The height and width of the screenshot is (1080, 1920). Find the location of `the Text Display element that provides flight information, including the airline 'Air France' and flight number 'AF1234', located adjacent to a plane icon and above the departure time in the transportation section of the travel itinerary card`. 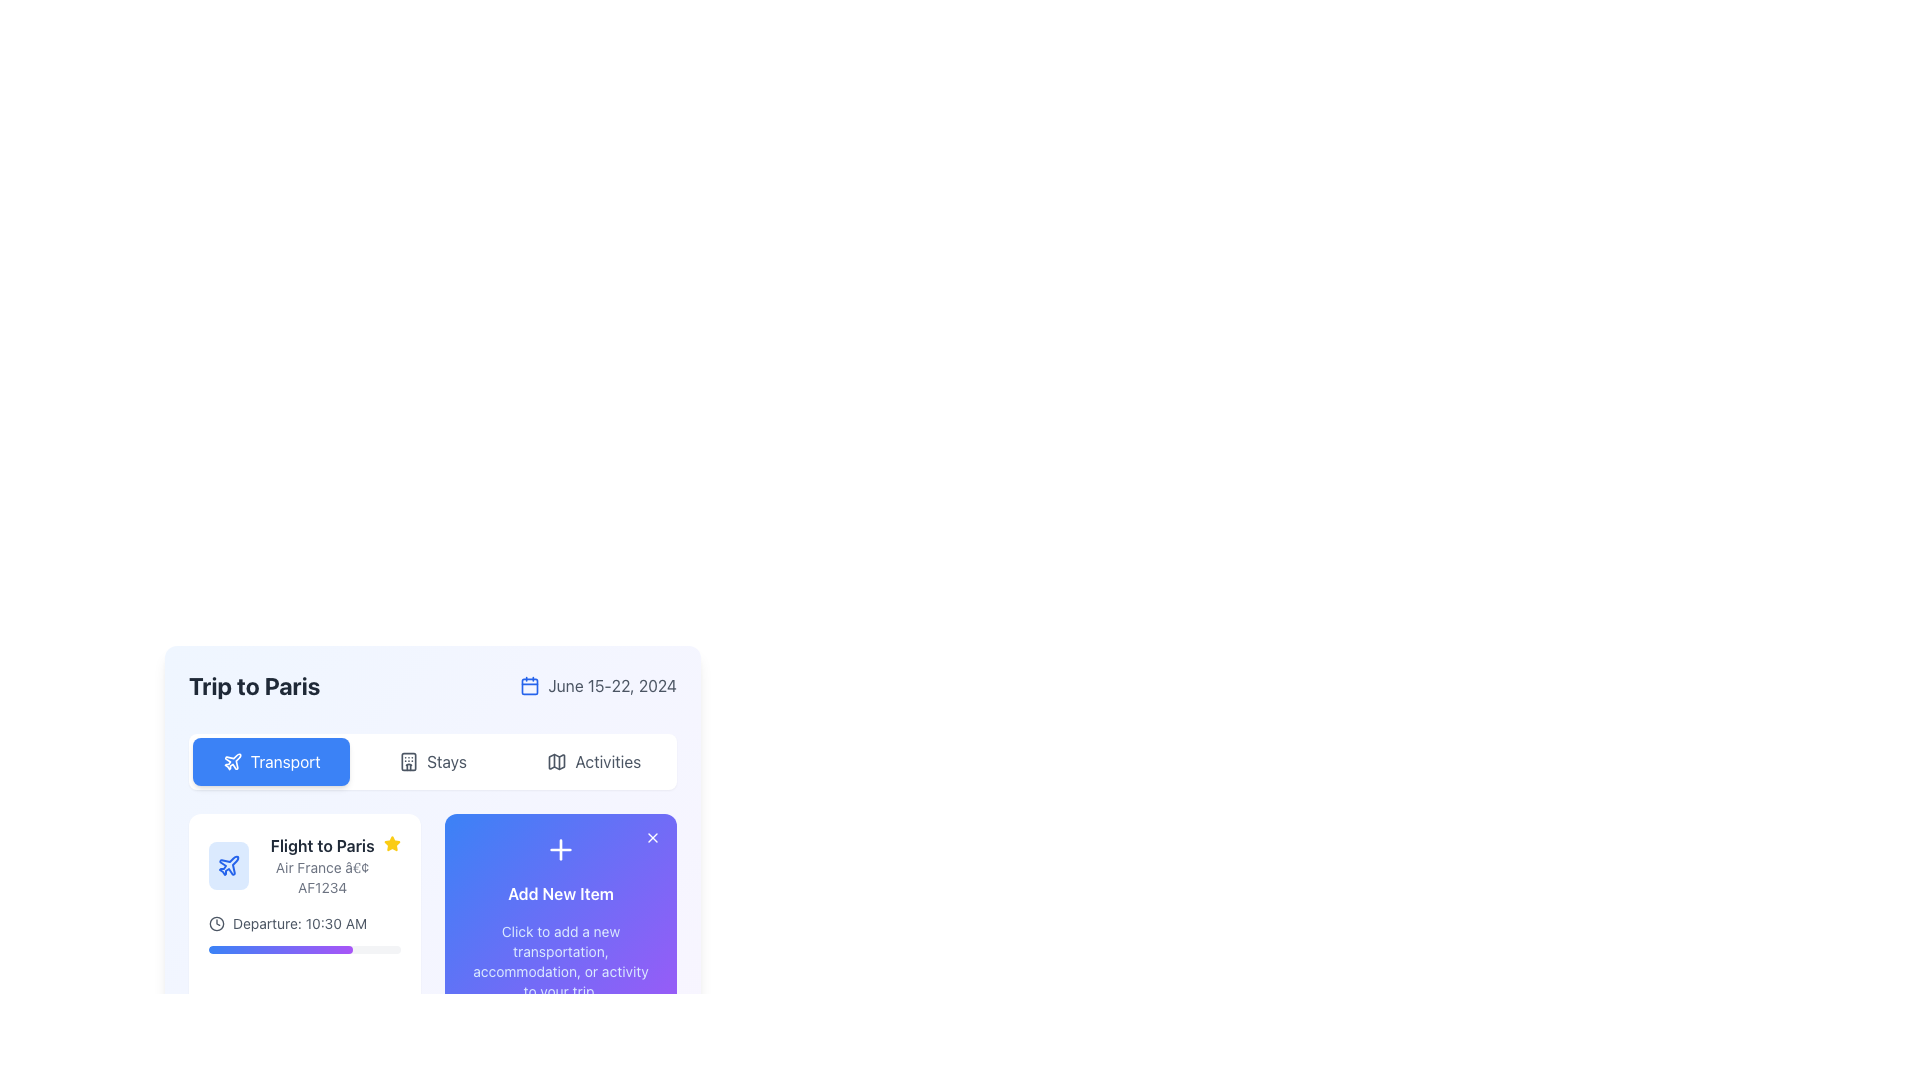

the Text Display element that provides flight information, including the airline 'Air France' and flight number 'AF1234', located adjacent to a plane icon and above the departure time in the transportation section of the travel itinerary card is located at coordinates (322, 865).